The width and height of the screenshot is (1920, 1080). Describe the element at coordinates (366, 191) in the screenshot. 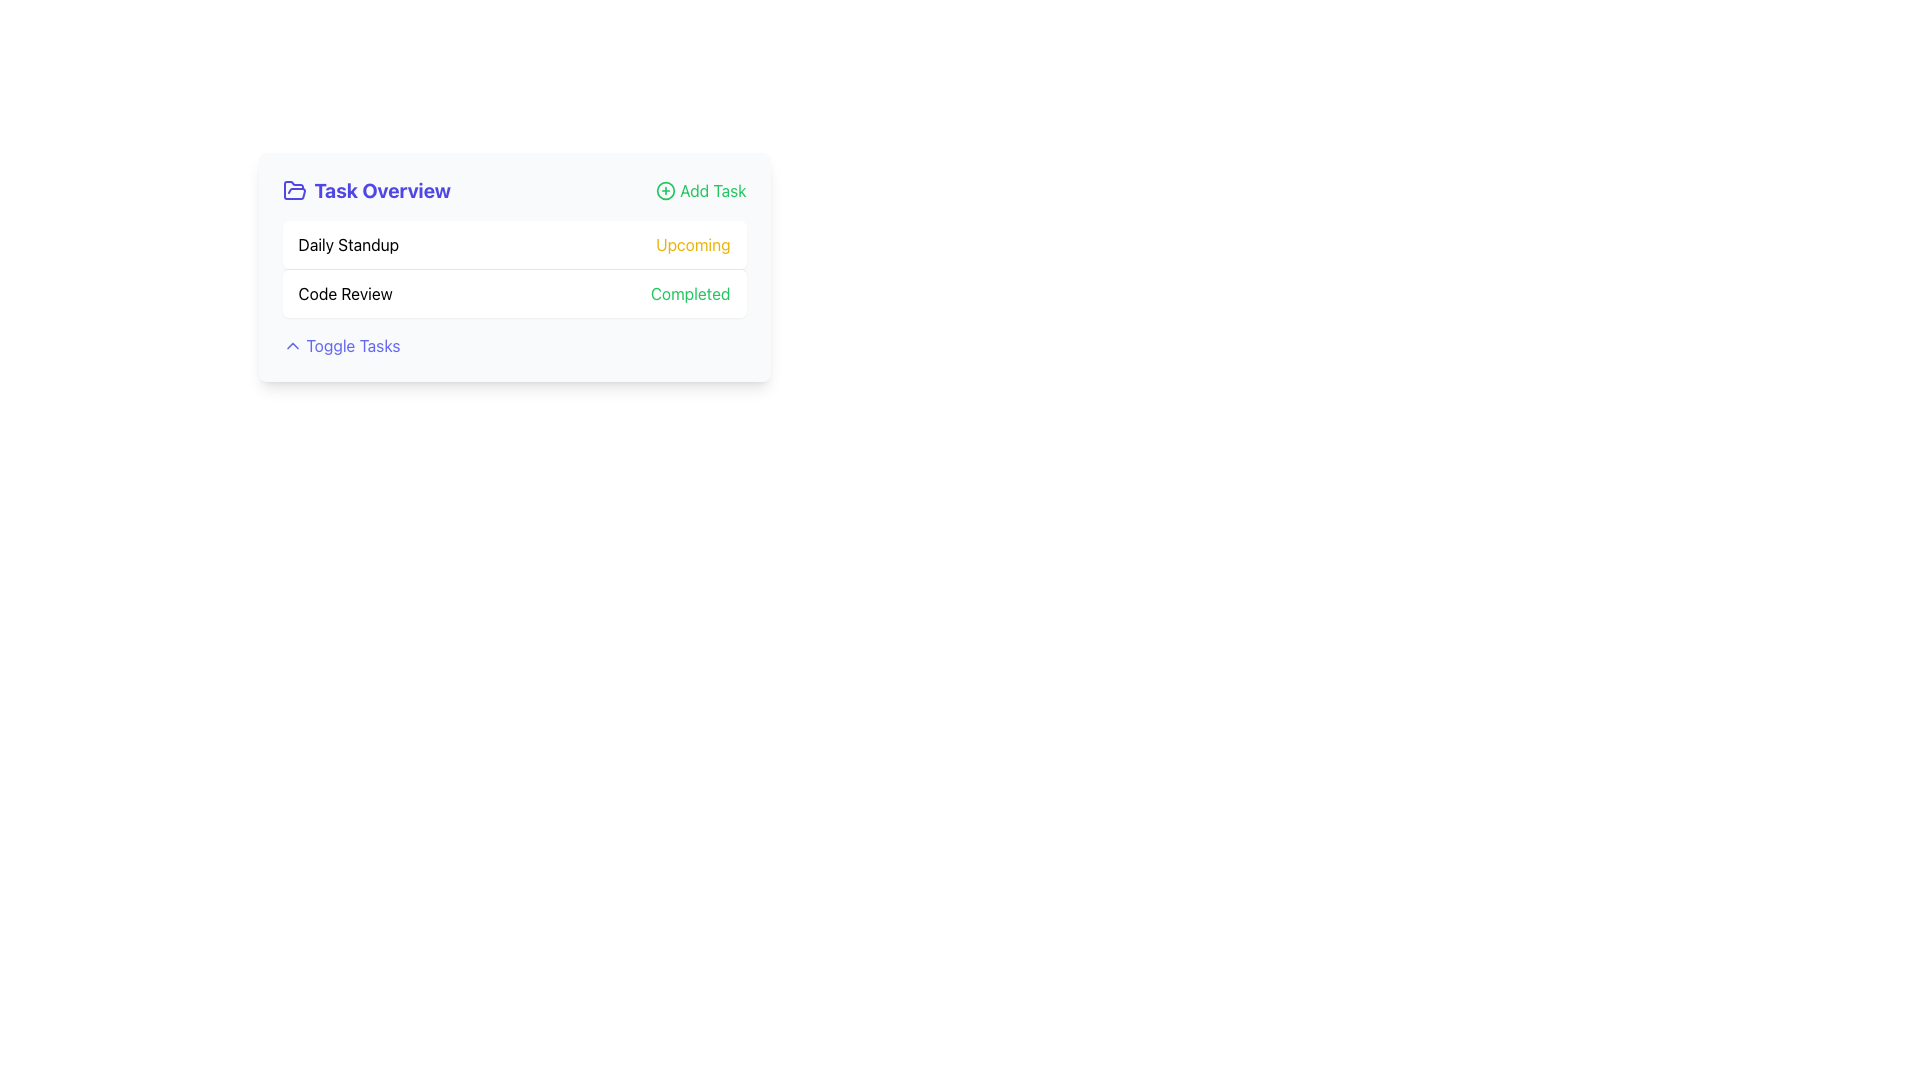

I see `the 'Task Overview' text element with an indigo-colored folder icon located at the top-left corner of the card` at that location.